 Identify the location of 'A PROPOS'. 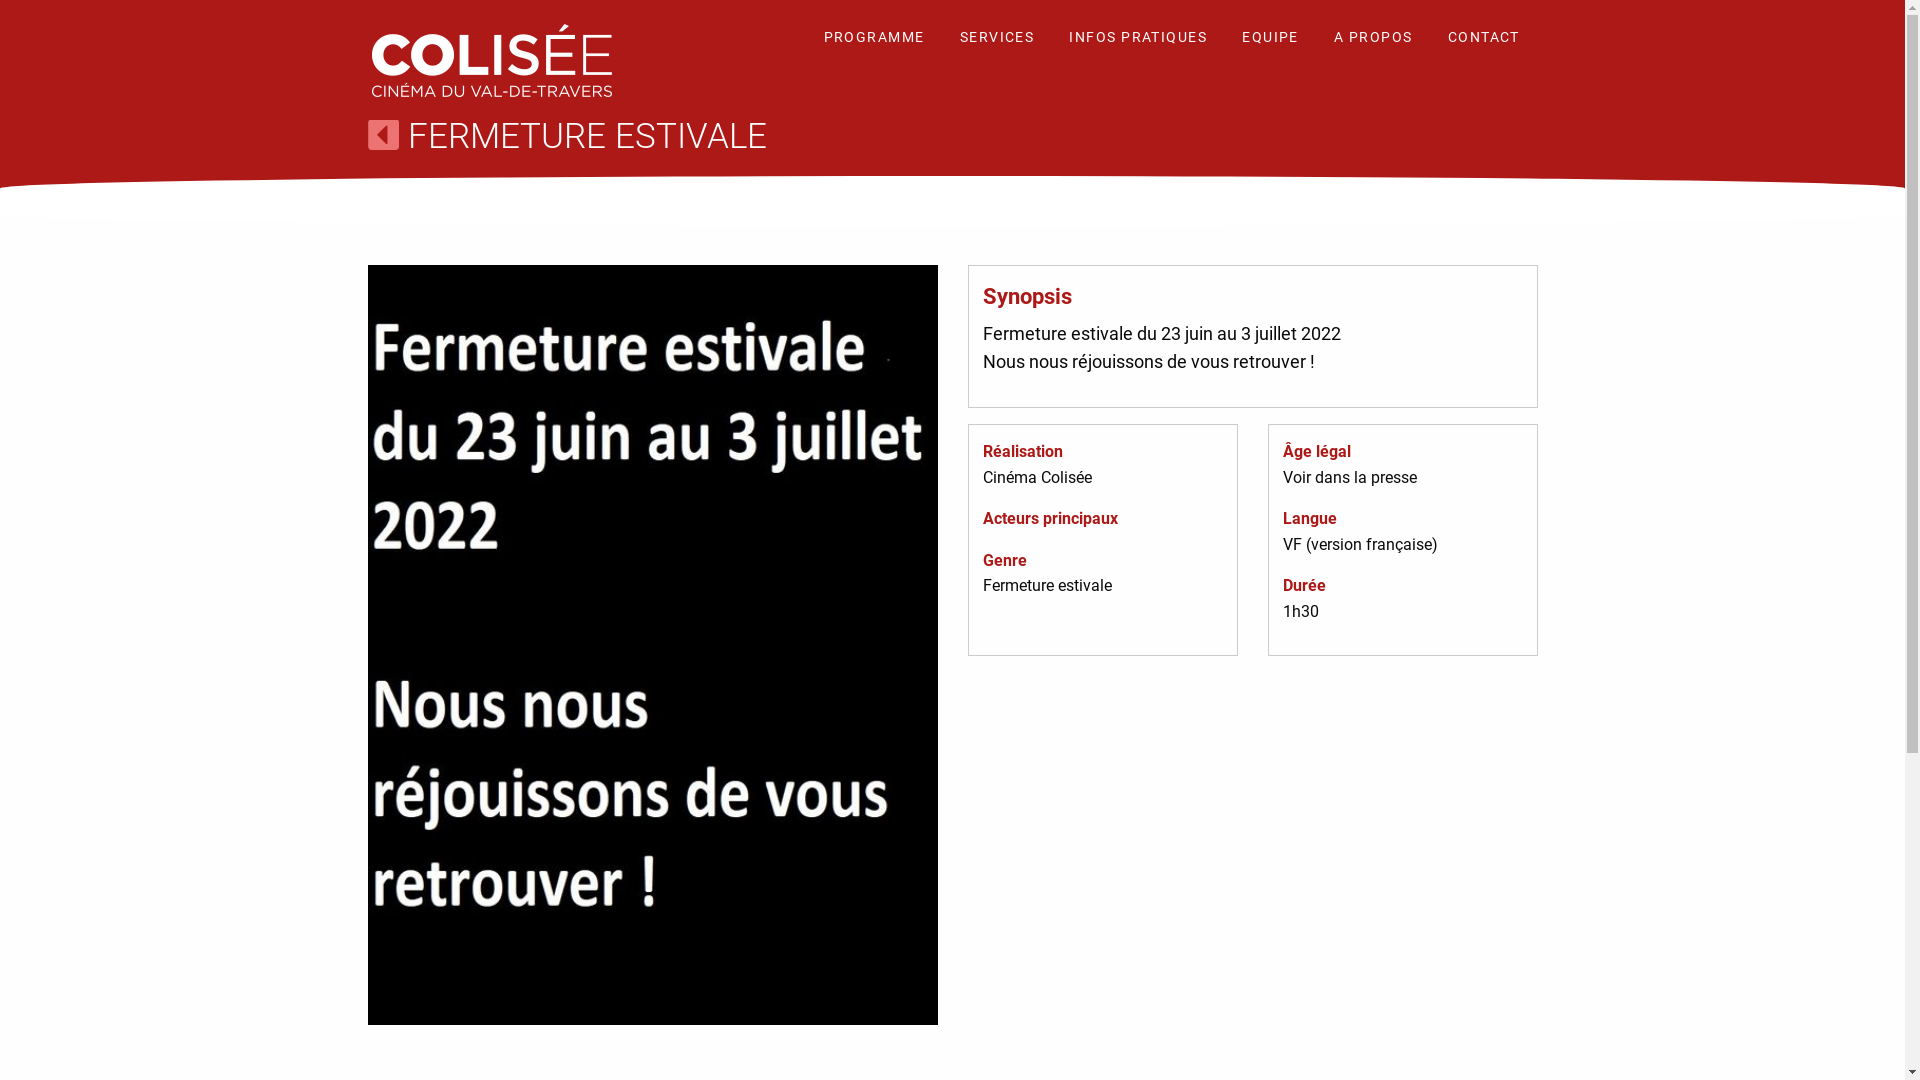
(1318, 39).